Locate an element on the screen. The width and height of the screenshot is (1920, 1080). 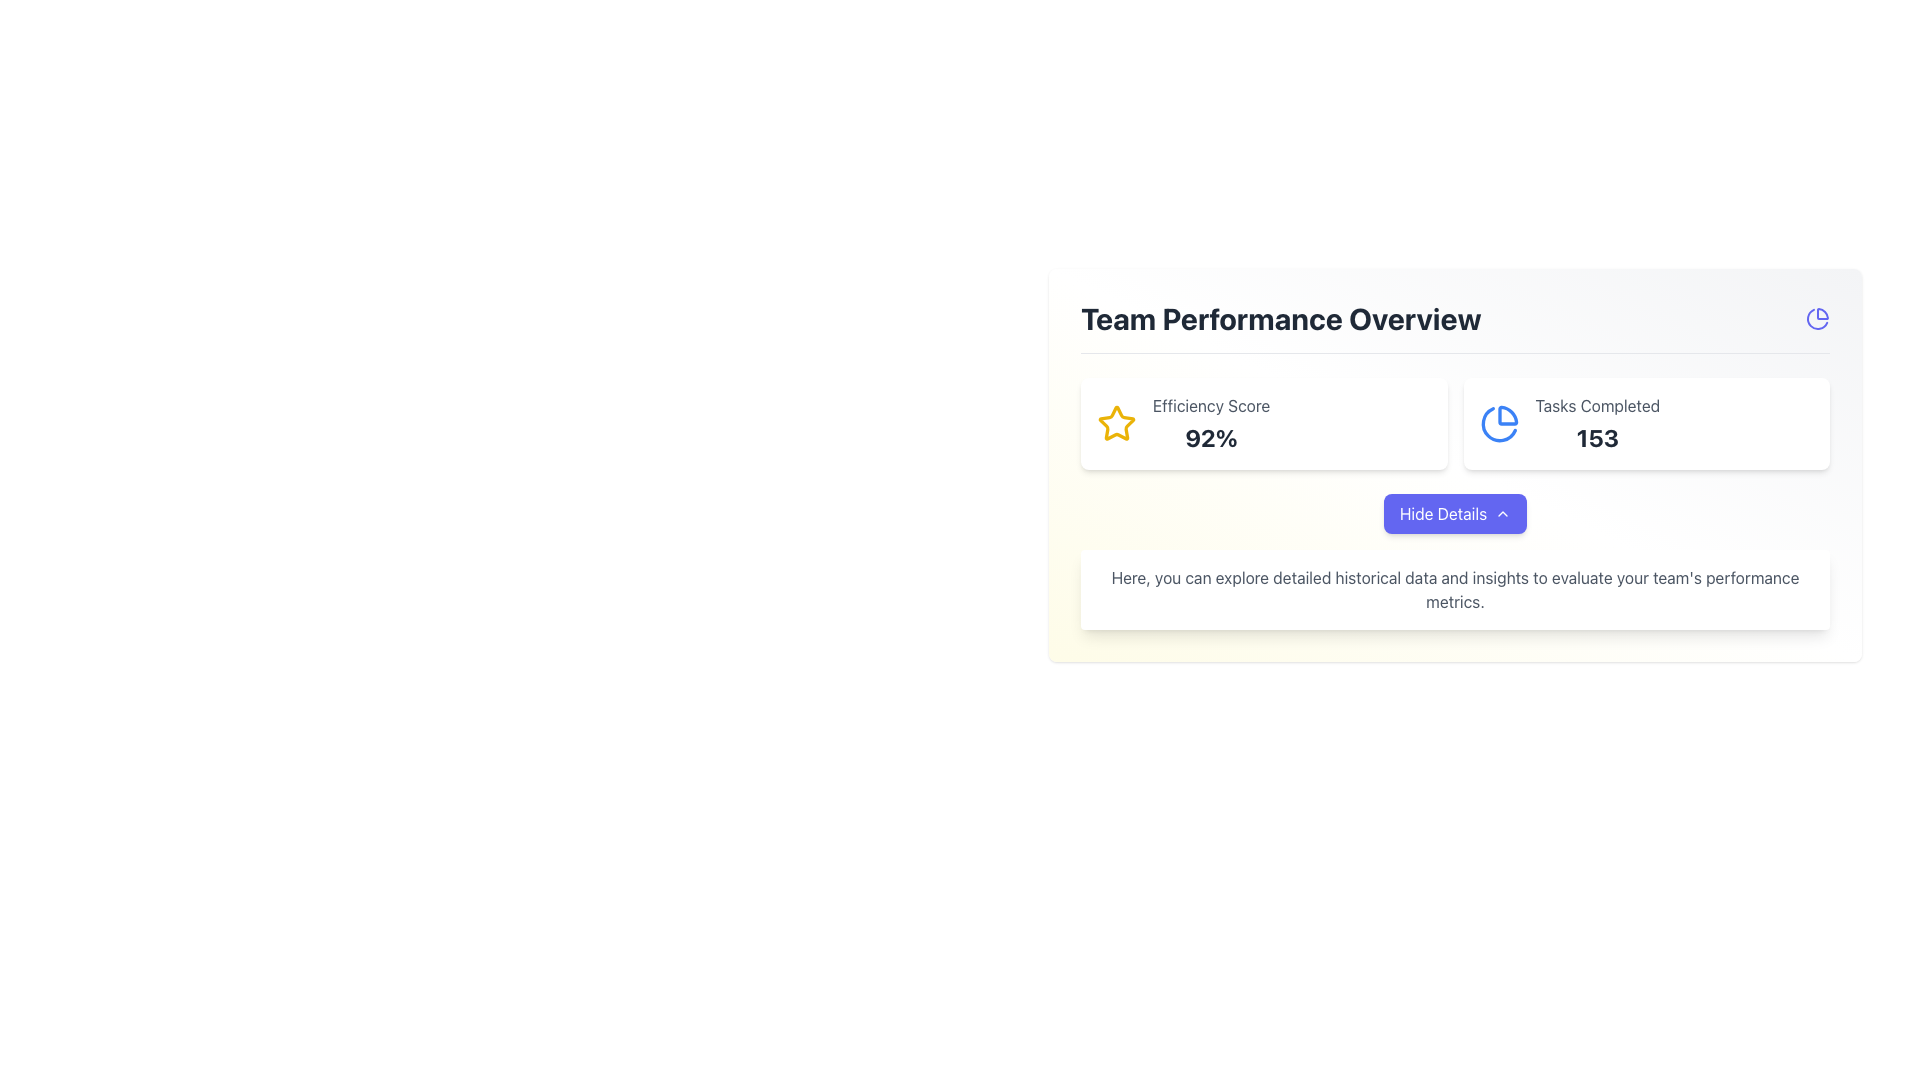
numeric display showing the count of completed tasks located in the bottom-right section beneath 'Tasks Completed' is located at coordinates (1596, 437).